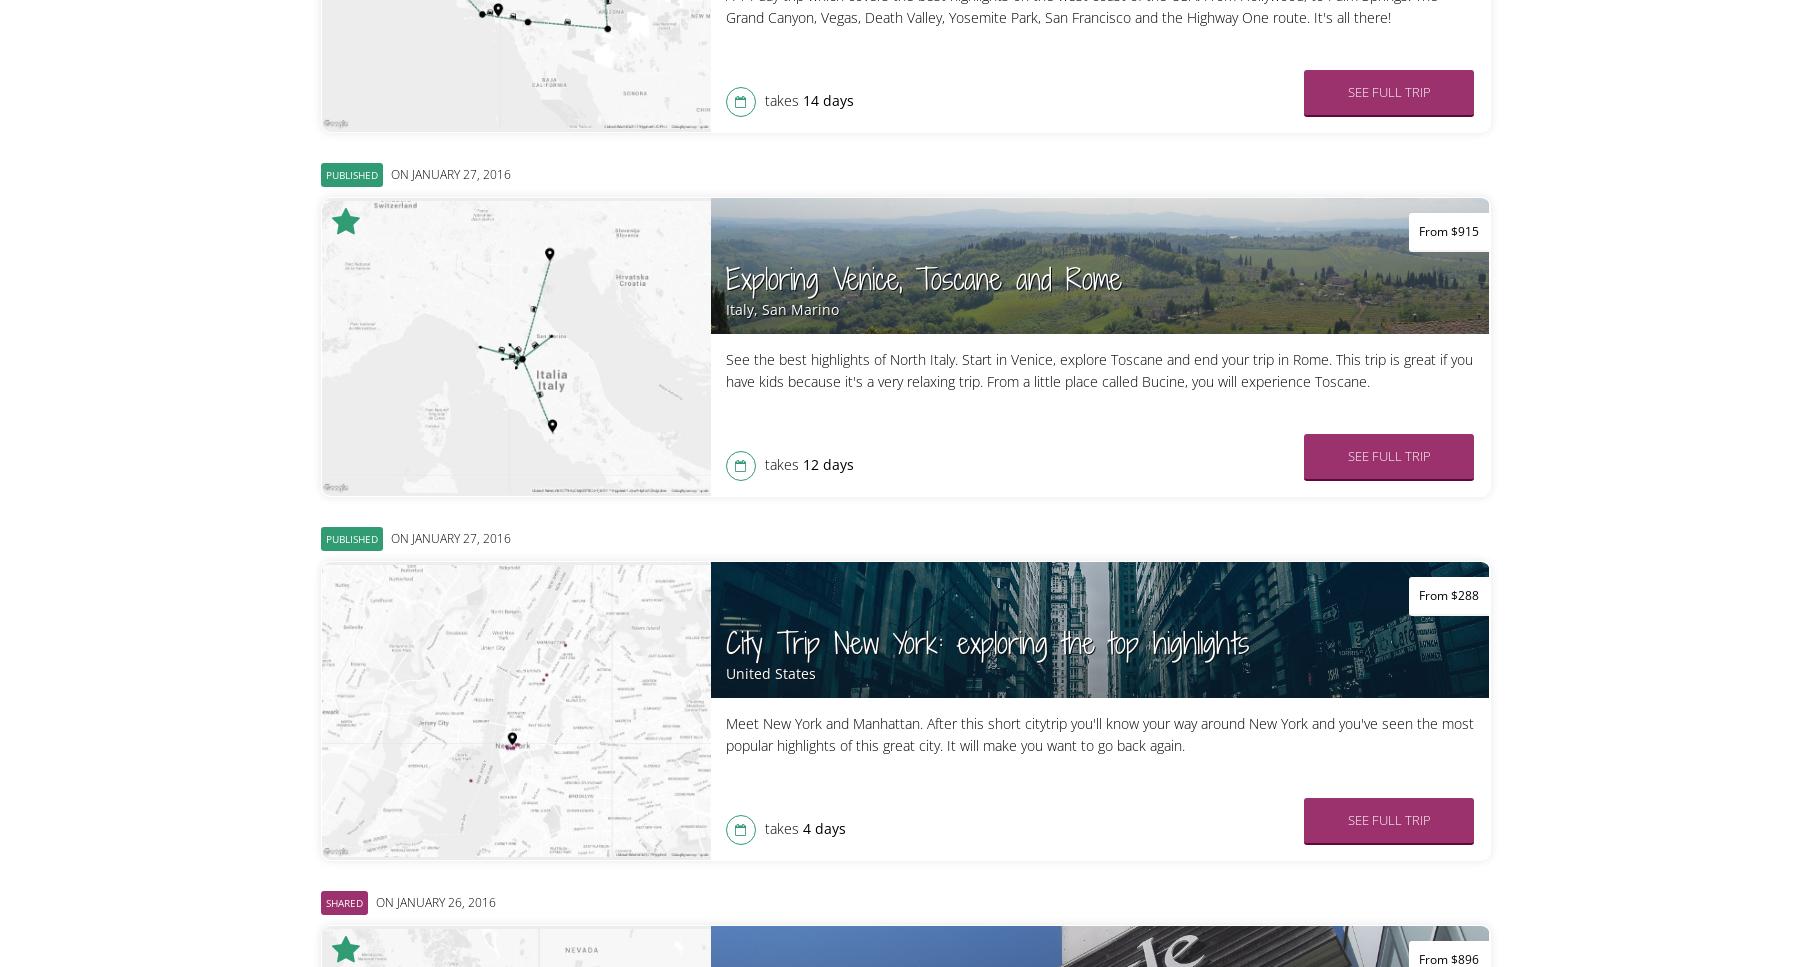 The image size is (1811, 967). Describe the element at coordinates (823, 828) in the screenshot. I see `'4 days'` at that location.